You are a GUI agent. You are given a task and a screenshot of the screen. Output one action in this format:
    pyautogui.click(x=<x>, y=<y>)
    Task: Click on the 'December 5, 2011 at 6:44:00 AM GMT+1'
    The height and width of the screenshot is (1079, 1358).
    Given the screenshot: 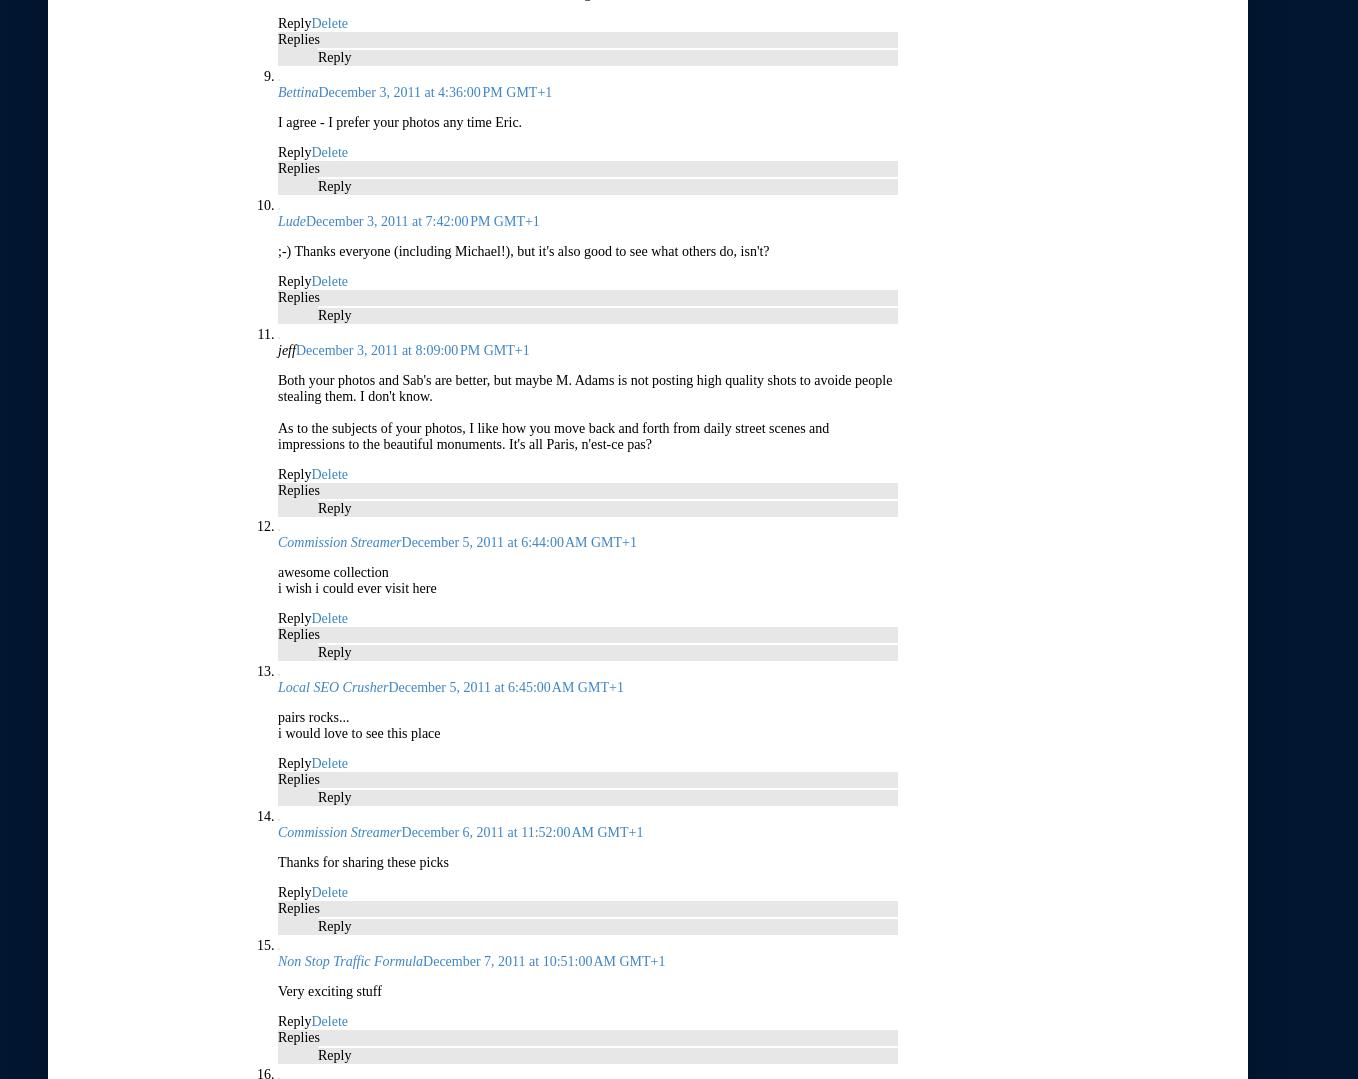 What is the action you would take?
    pyautogui.click(x=517, y=541)
    